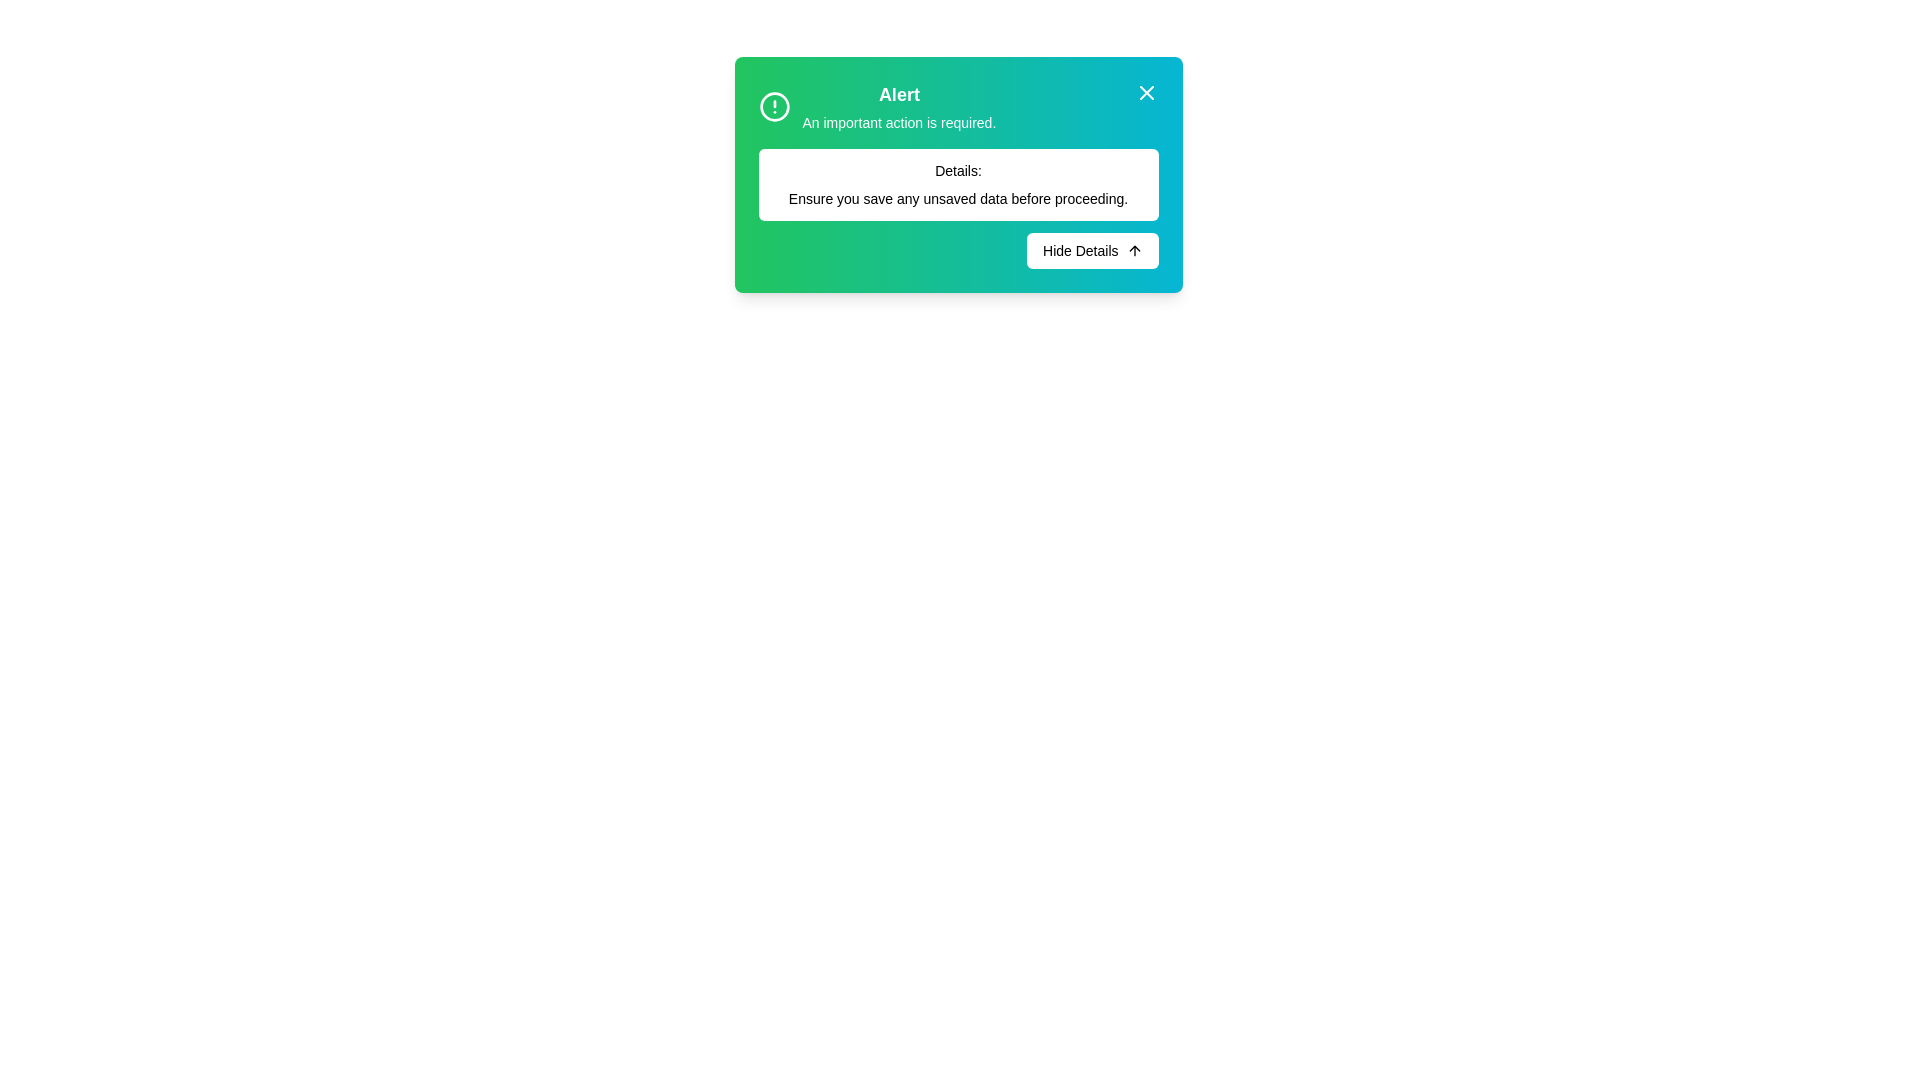 Image resolution: width=1920 pixels, height=1080 pixels. I want to click on the button located at the bottom-right corner of the card, so click(957, 249).